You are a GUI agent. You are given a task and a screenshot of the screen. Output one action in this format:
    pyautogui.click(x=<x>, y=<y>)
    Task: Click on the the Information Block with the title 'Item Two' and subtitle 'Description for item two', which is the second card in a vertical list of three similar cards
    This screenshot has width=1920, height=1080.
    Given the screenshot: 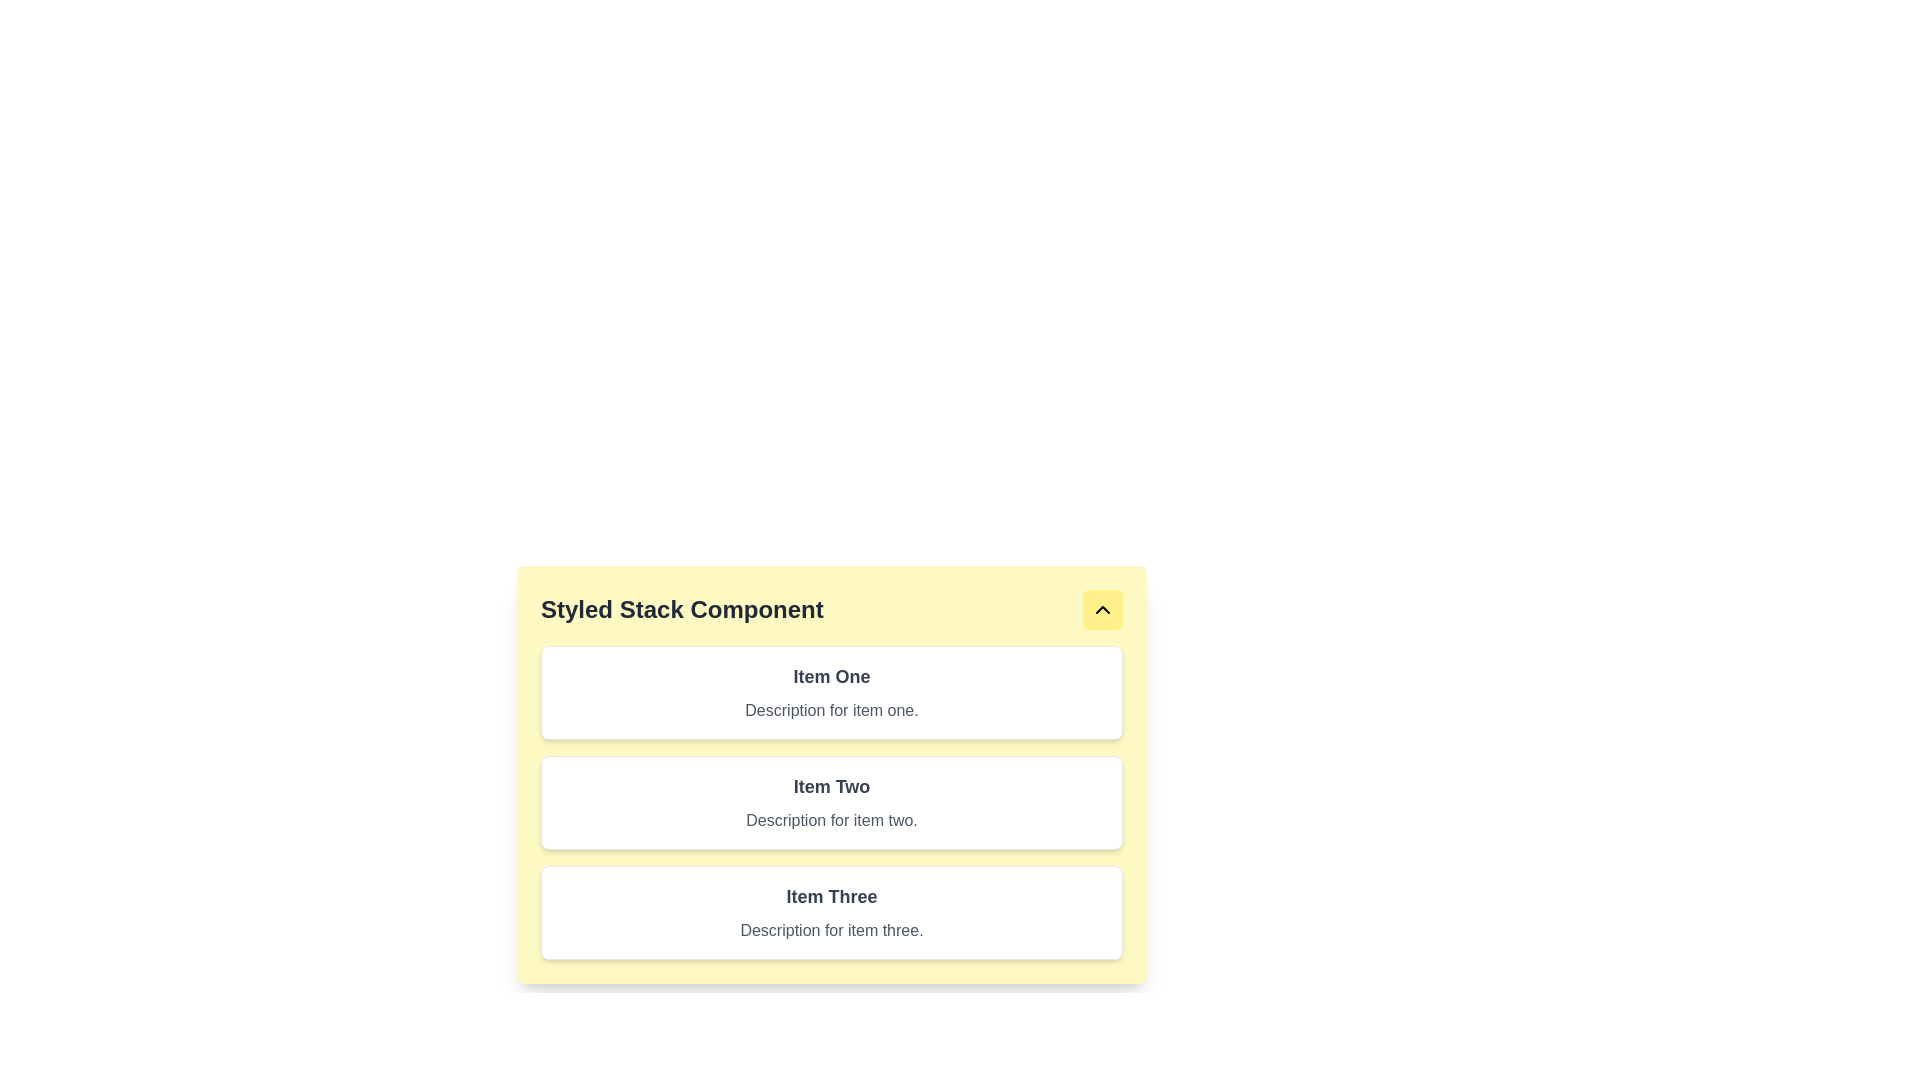 What is the action you would take?
    pyautogui.click(x=831, y=801)
    